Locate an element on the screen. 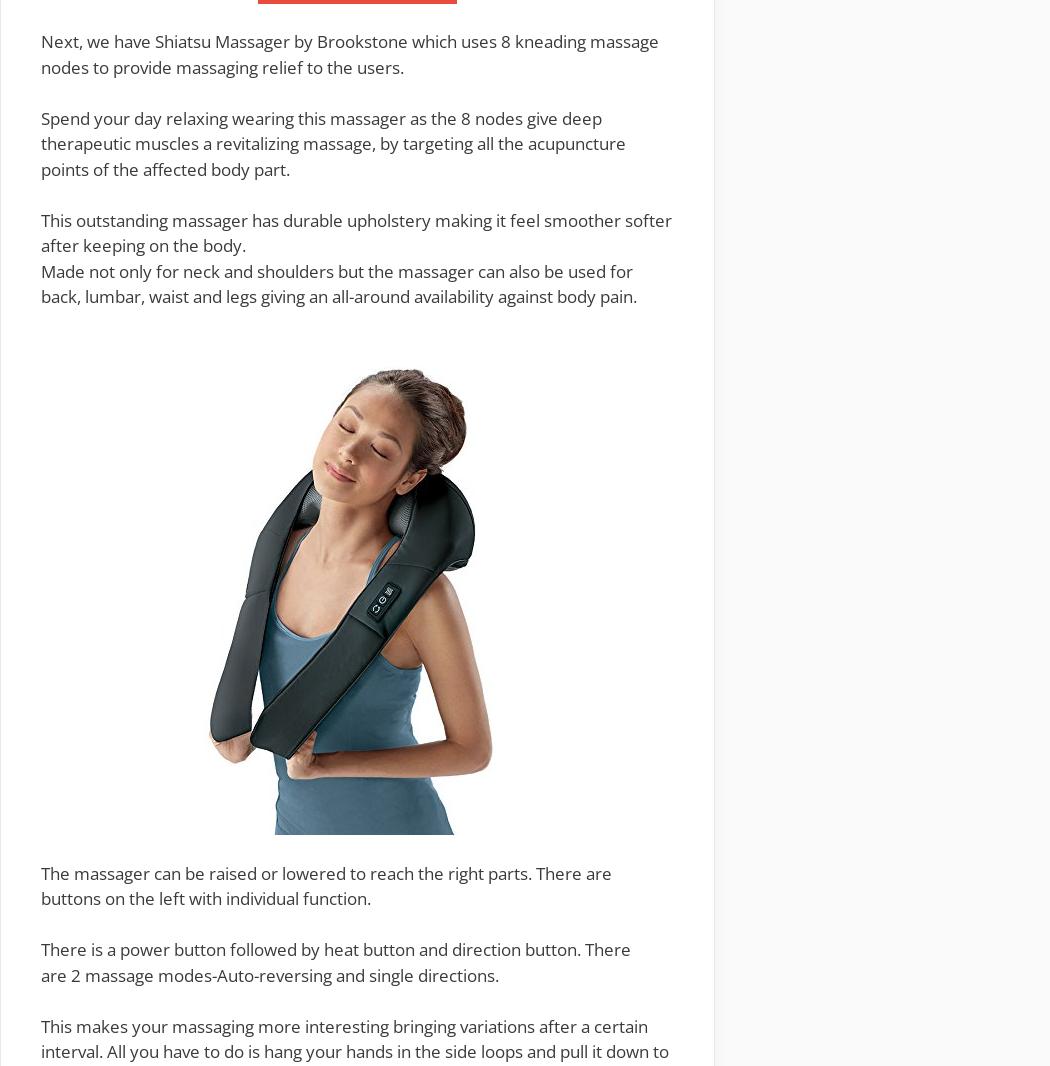  '2 massage modes-Auto-reversing and single directions' is located at coordinates (281, 974).